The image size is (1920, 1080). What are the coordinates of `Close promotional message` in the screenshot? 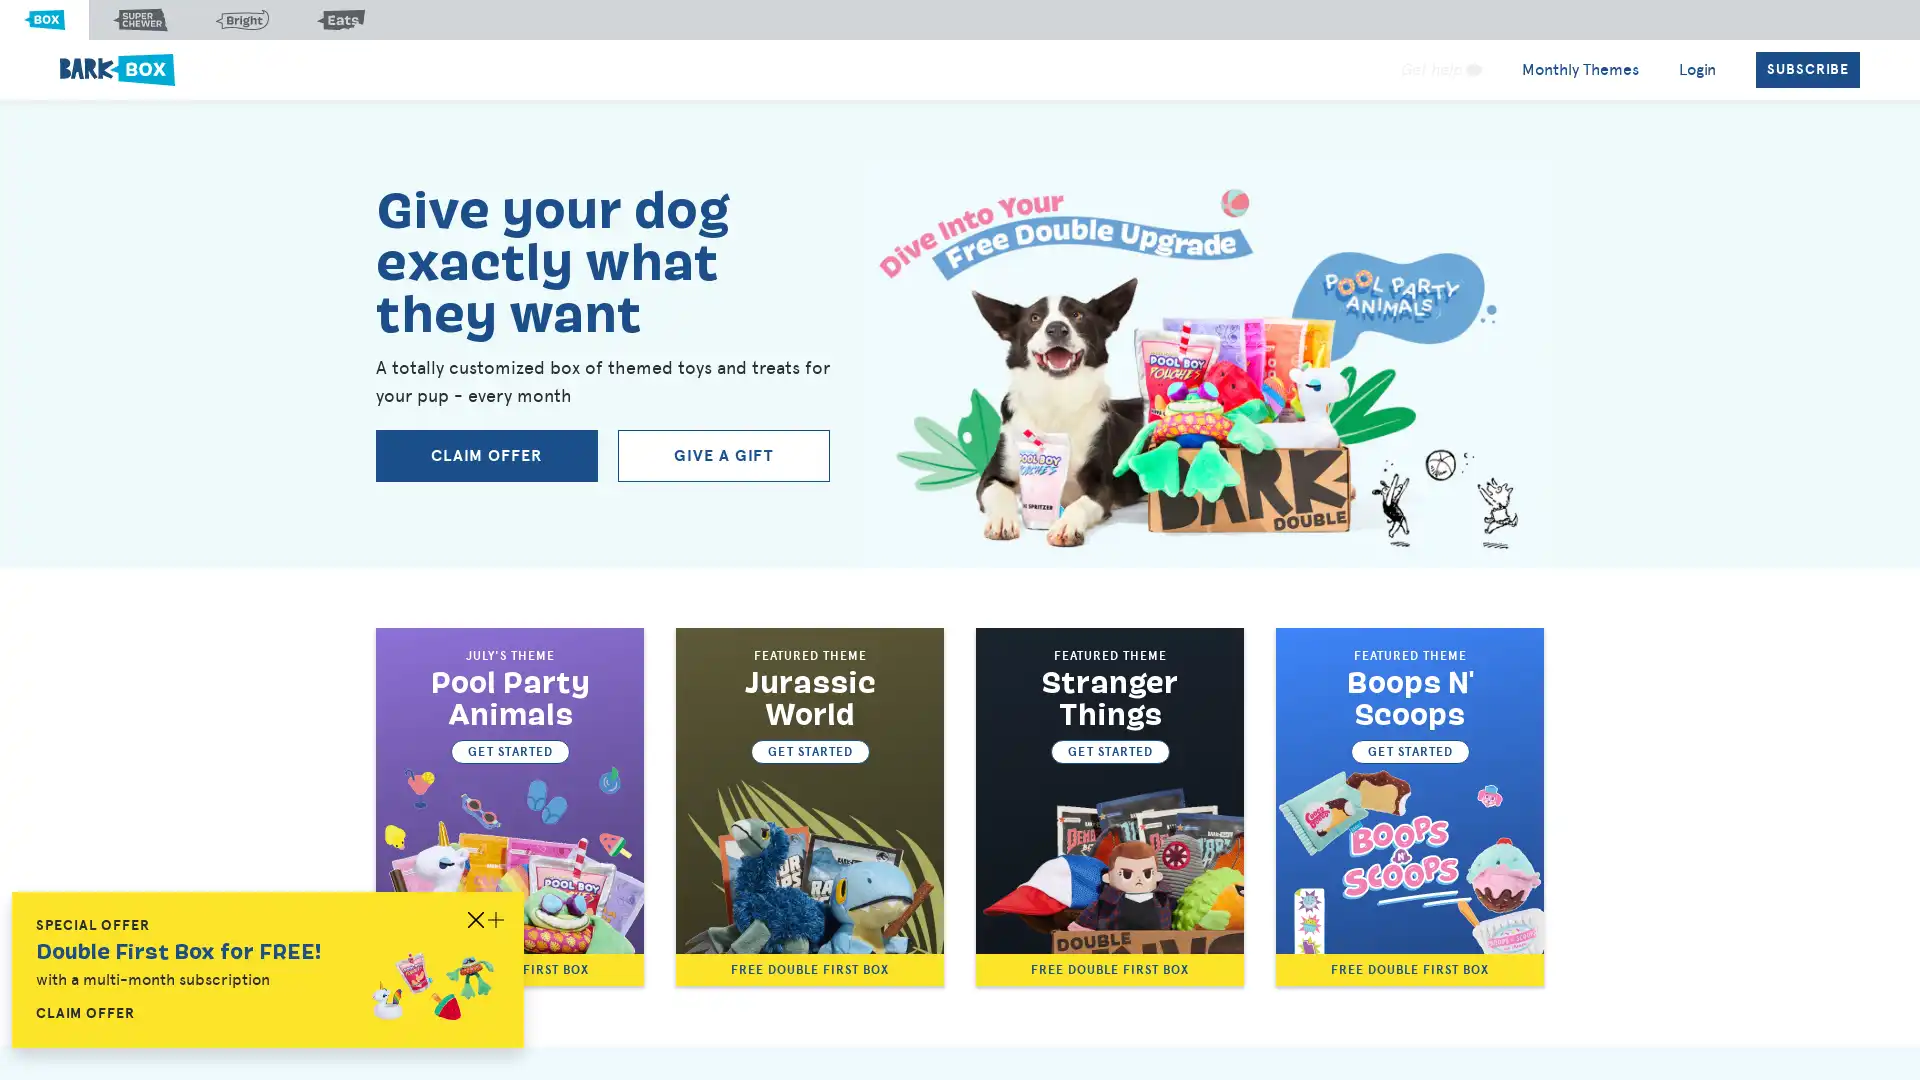 It's located at (495, 920).